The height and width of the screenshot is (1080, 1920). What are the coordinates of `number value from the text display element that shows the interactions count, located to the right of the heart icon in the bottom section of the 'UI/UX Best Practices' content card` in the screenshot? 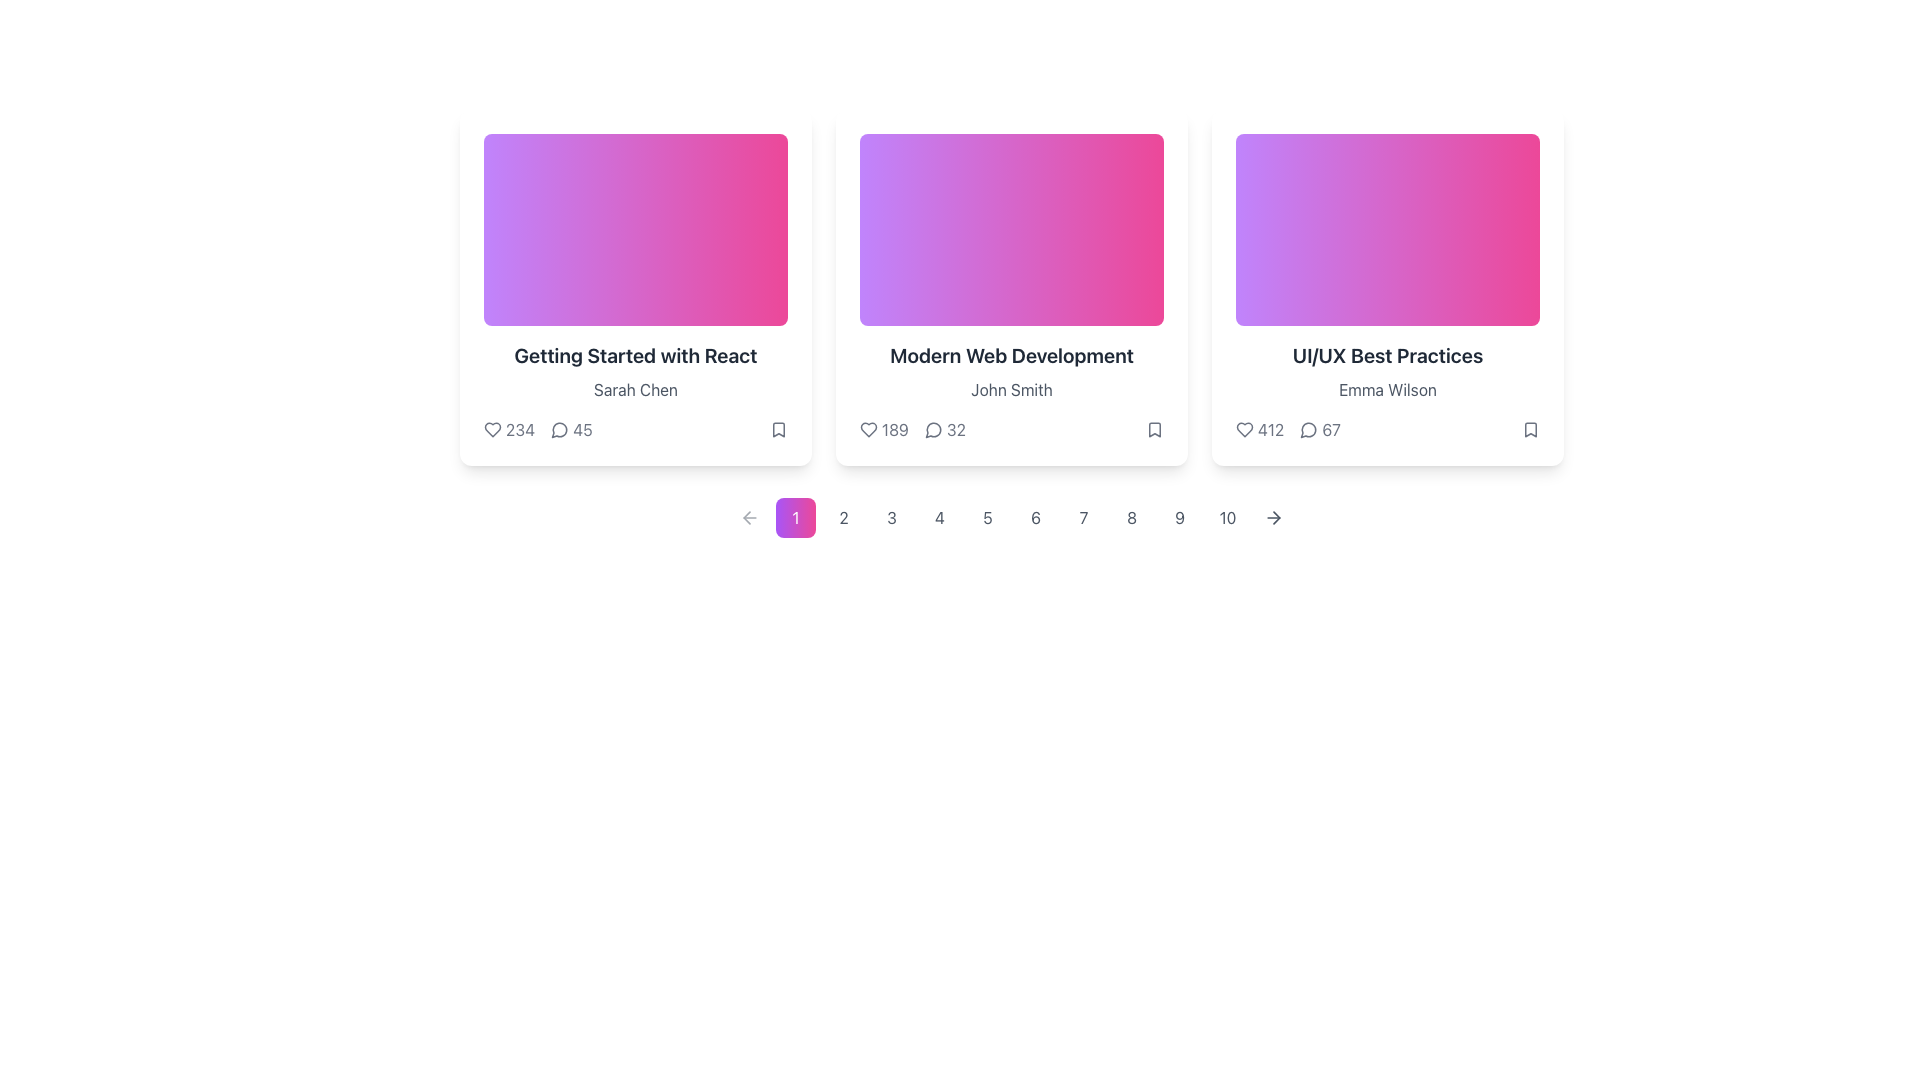 It's located at (1270, 428).